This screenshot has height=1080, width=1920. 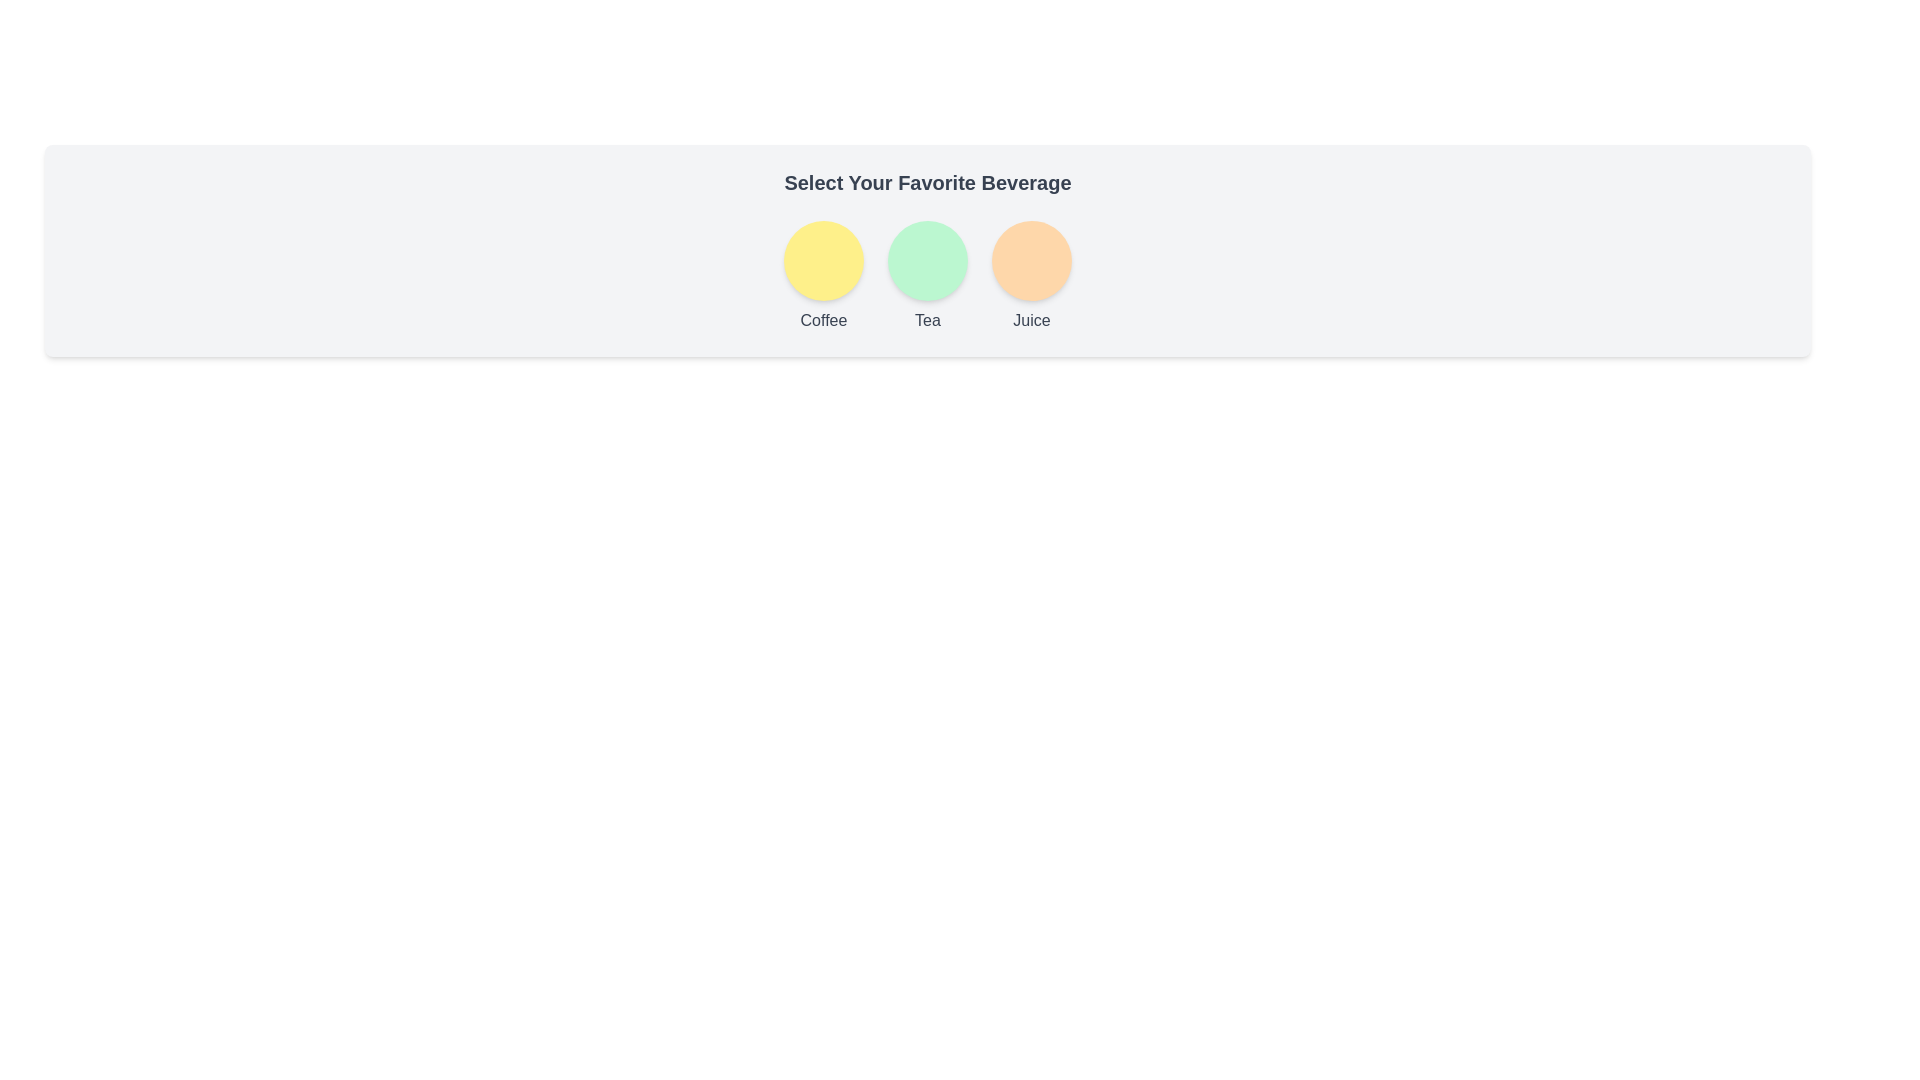 What do you see at coordinates (926, 260) in the screenshot?
I see `the 'Tea' button` at bounding box center [926, 260].